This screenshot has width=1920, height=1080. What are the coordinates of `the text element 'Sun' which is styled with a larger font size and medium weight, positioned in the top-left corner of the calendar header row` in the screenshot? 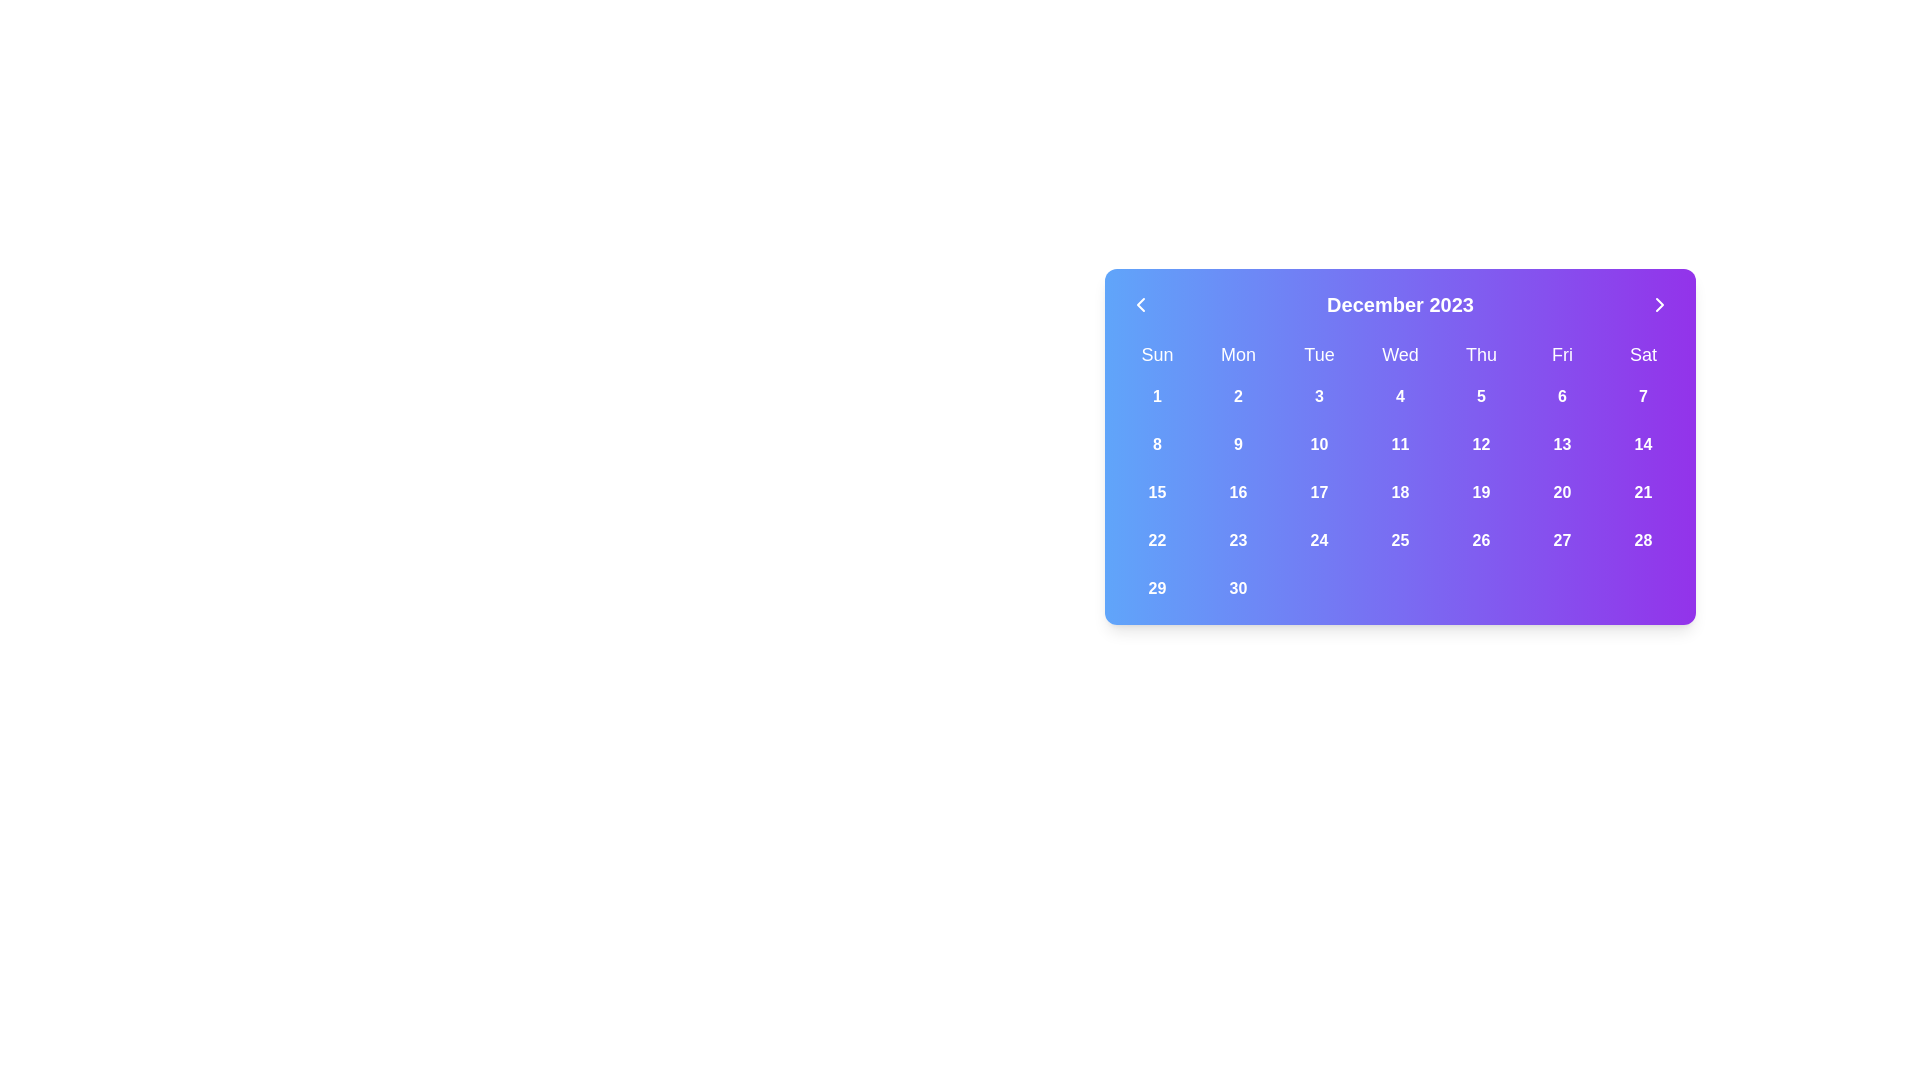 It's located at (1157, 353).